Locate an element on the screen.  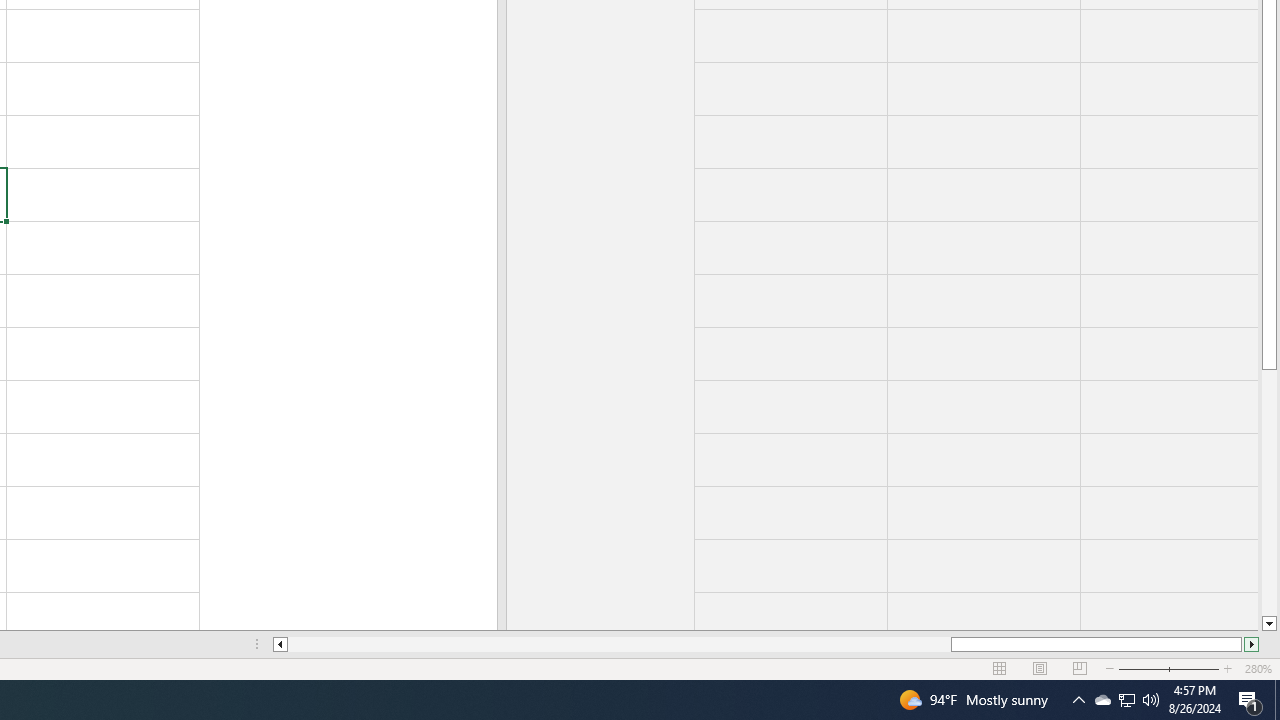
'Normal' is located at coordinates (1000, 669).